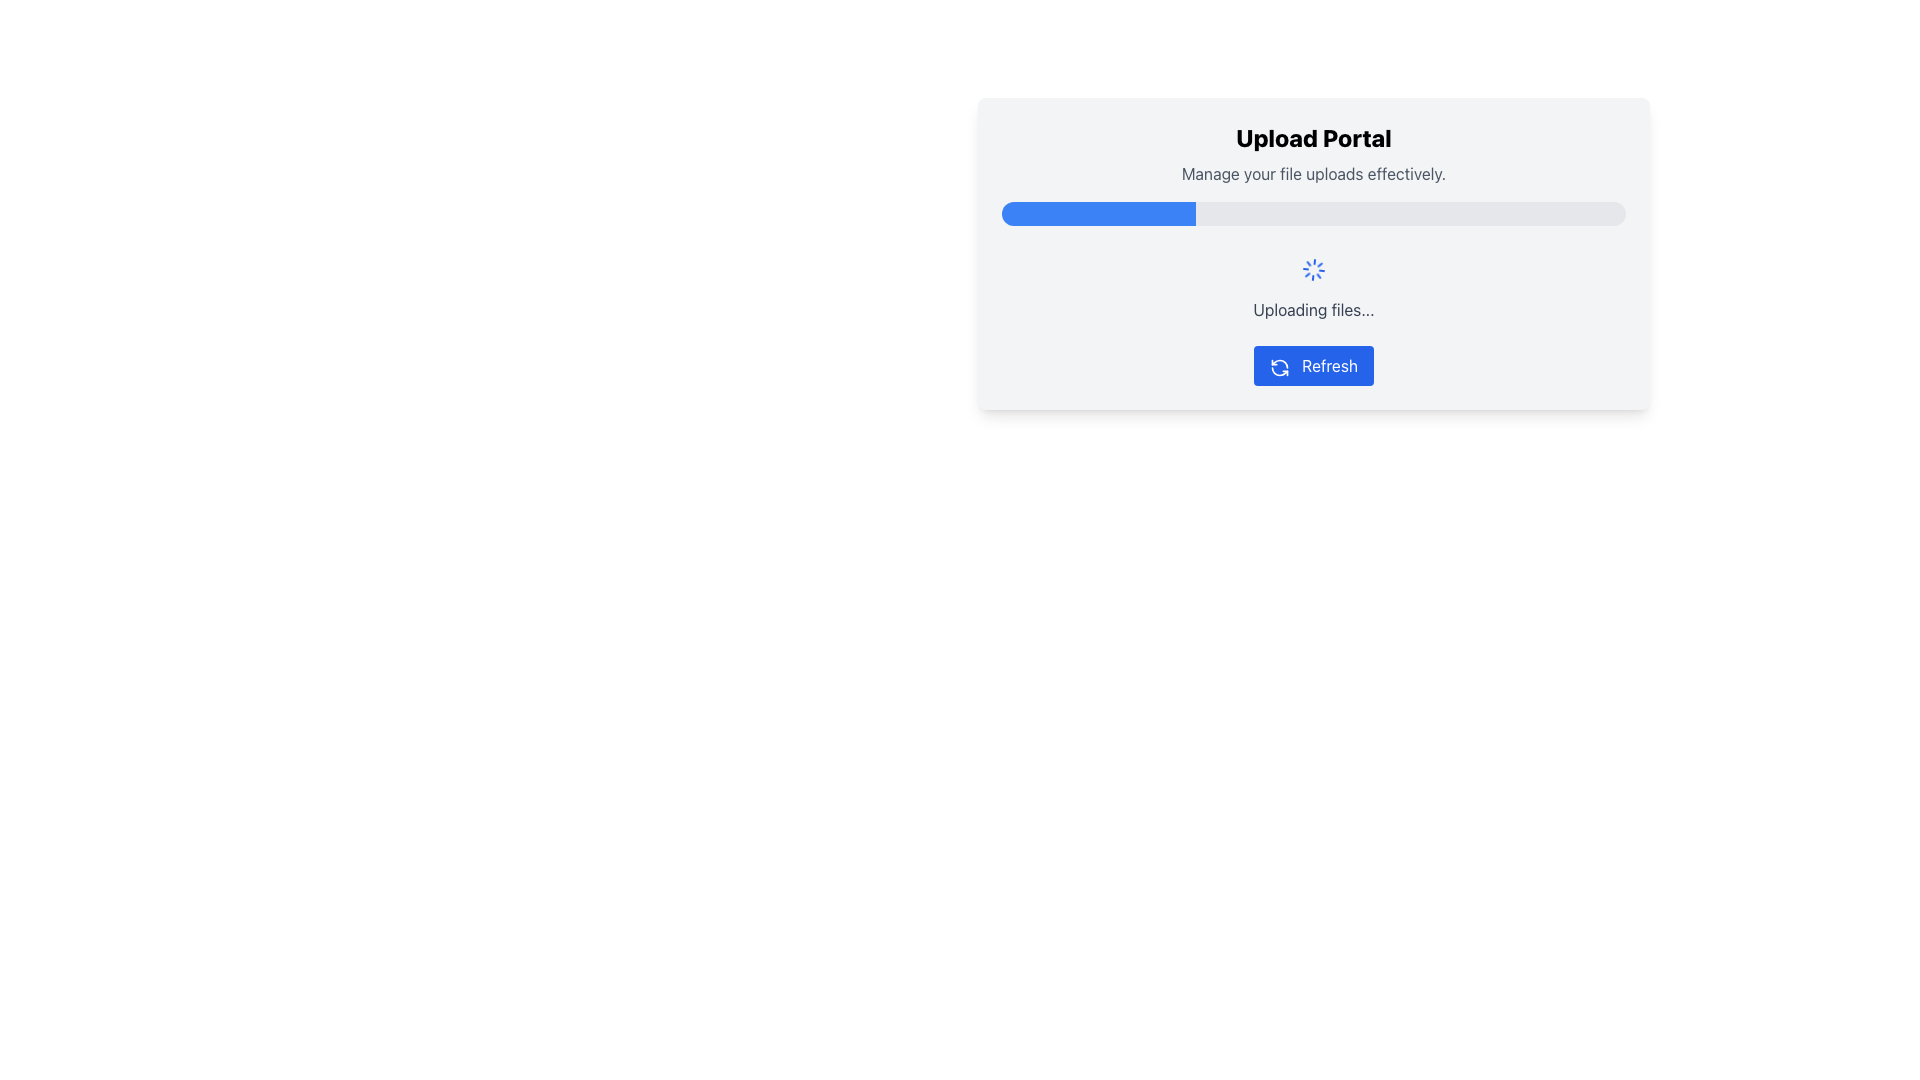 This screenshot has width=1920, height=1080. Describe the element at coordinates (1314, 309) in the screenshot. I see `the static text label displaying 'Uploading files...' which is located below the spinning loader icon in the modal interface` at that location.